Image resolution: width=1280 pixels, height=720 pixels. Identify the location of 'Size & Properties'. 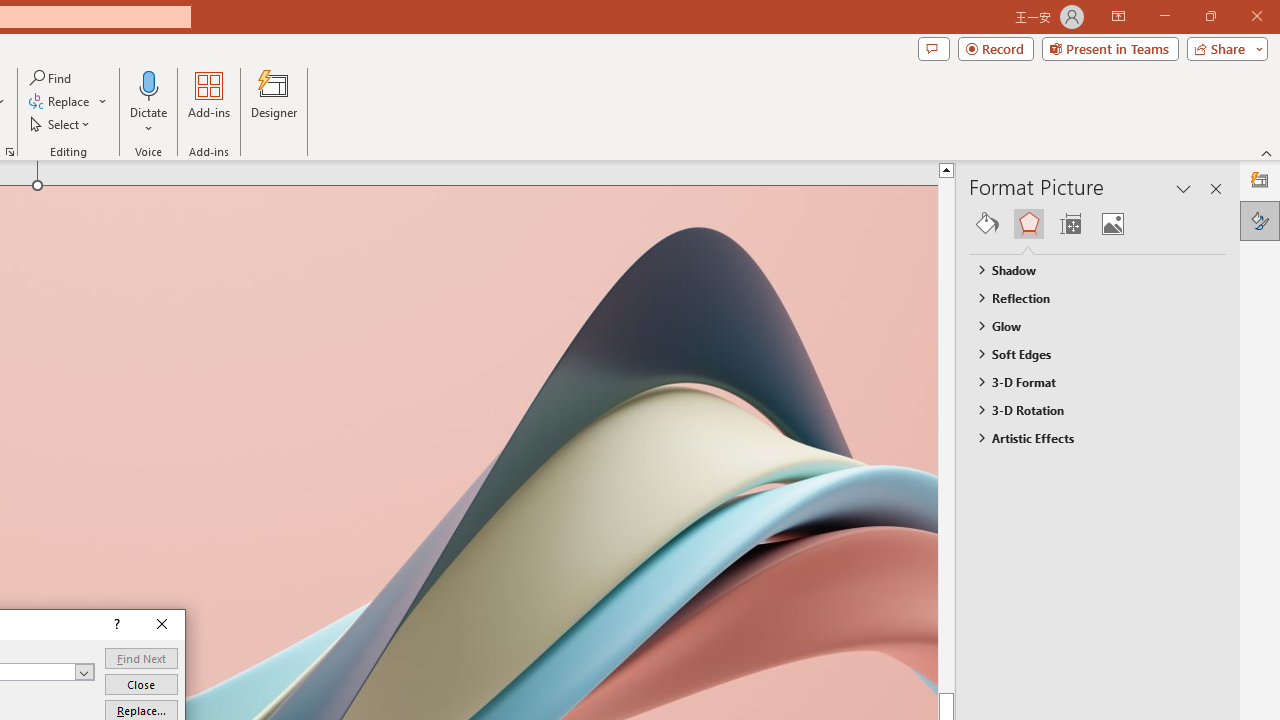
(1069, 223).